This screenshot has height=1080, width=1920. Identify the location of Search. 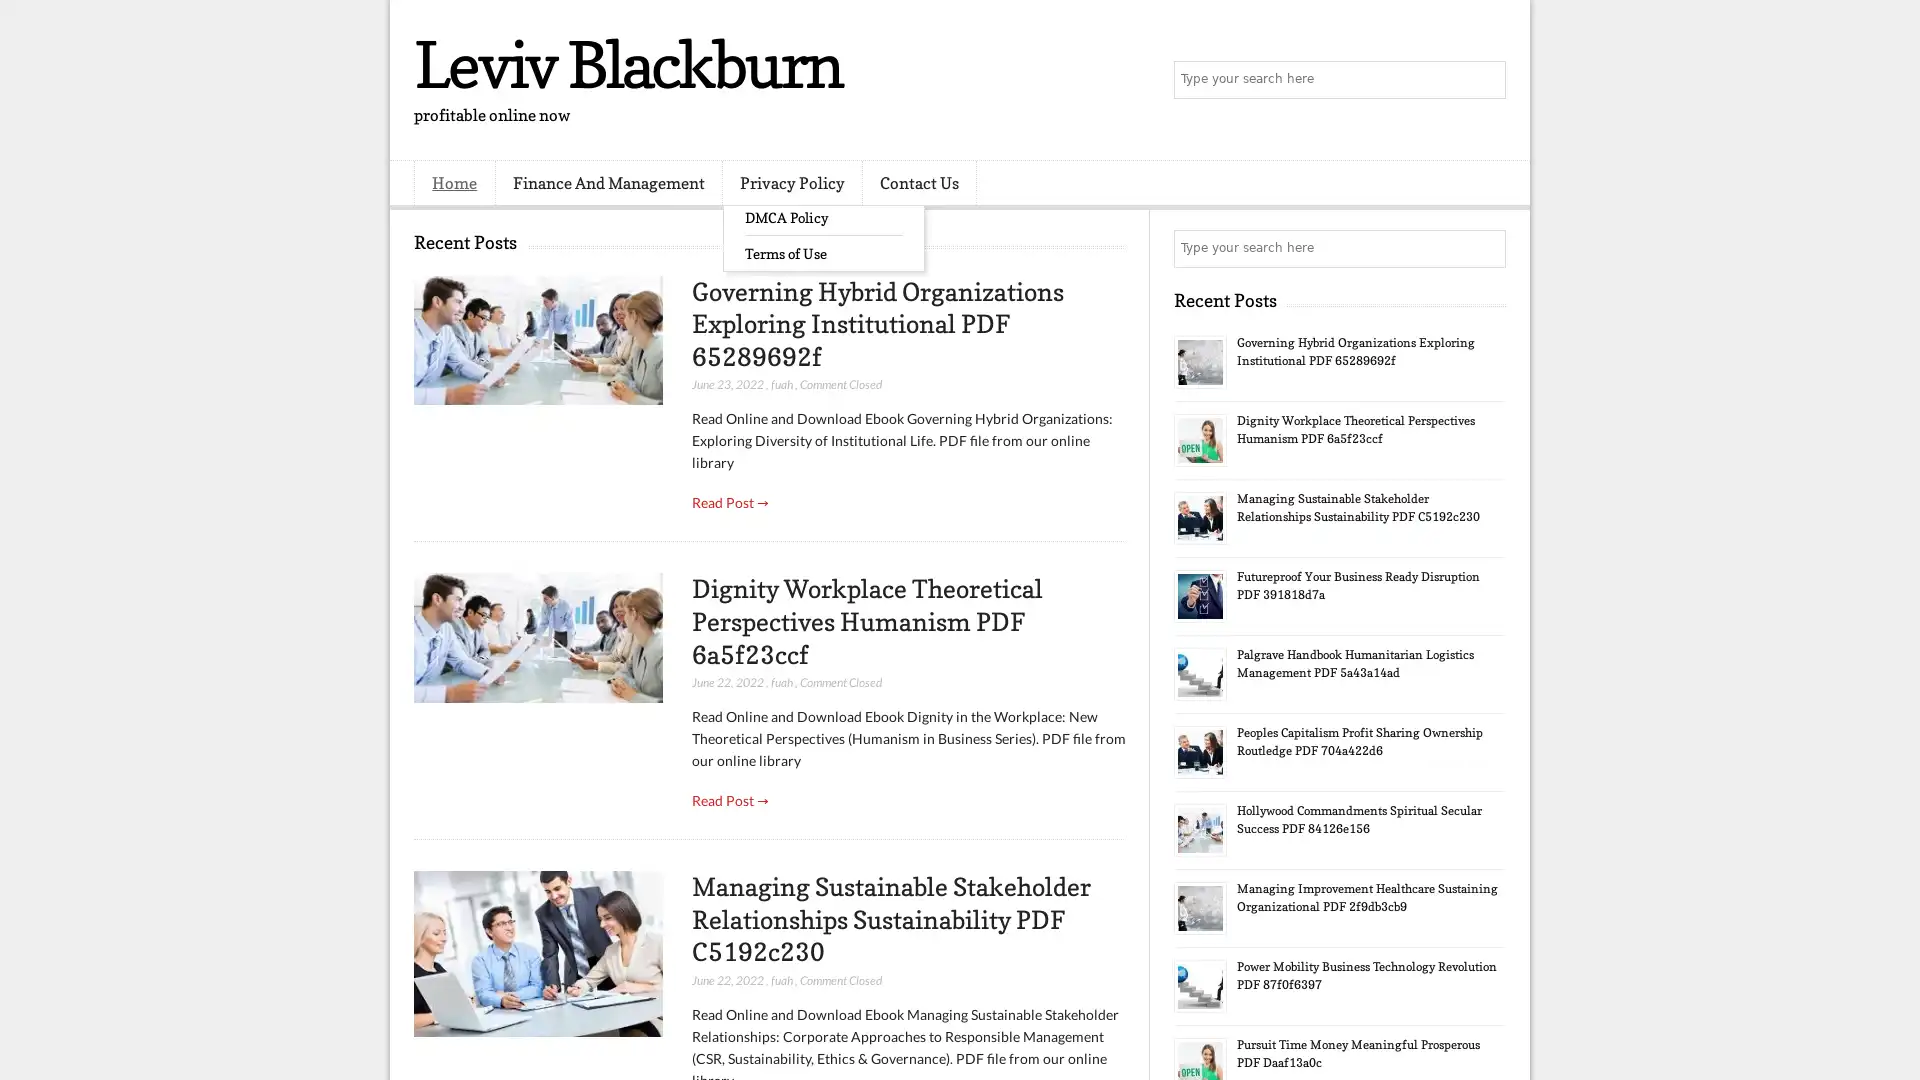
(1485, 248).